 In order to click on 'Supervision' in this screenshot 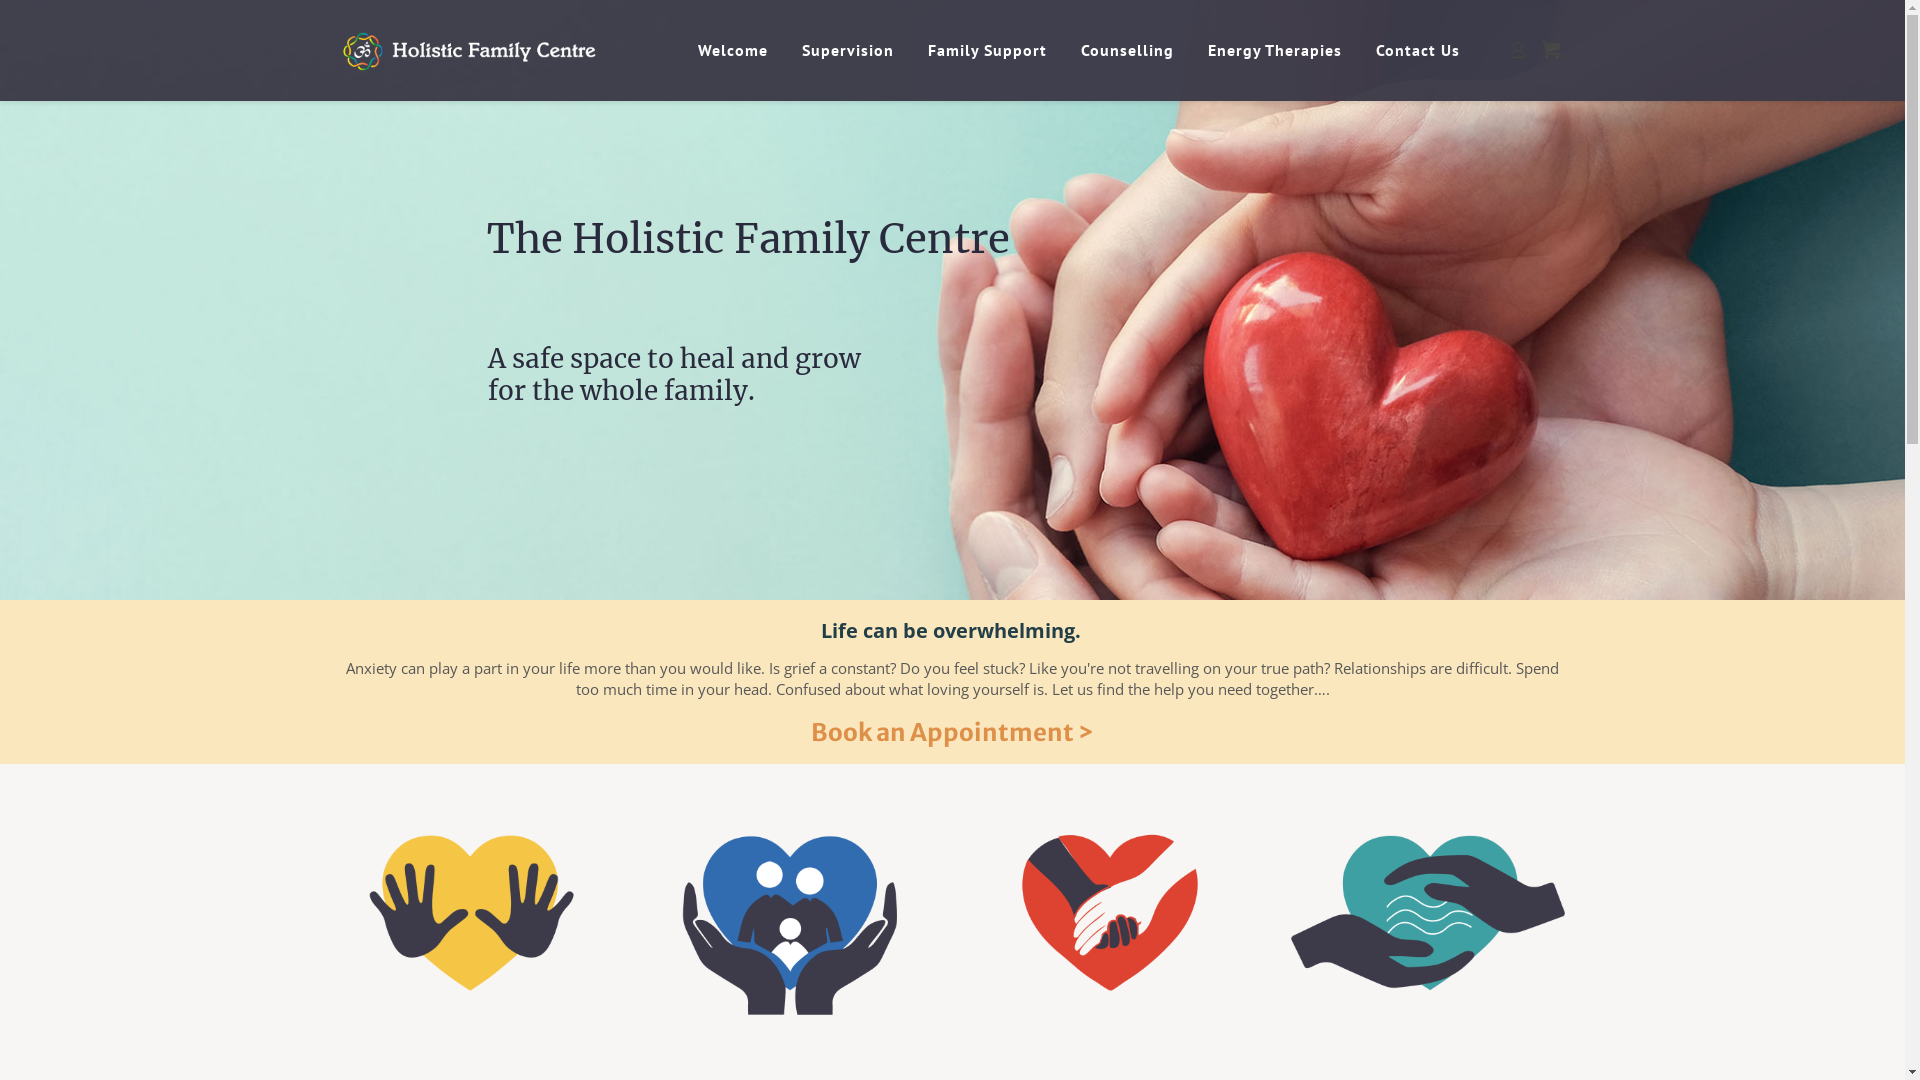, I will do `click(850, 49)`.